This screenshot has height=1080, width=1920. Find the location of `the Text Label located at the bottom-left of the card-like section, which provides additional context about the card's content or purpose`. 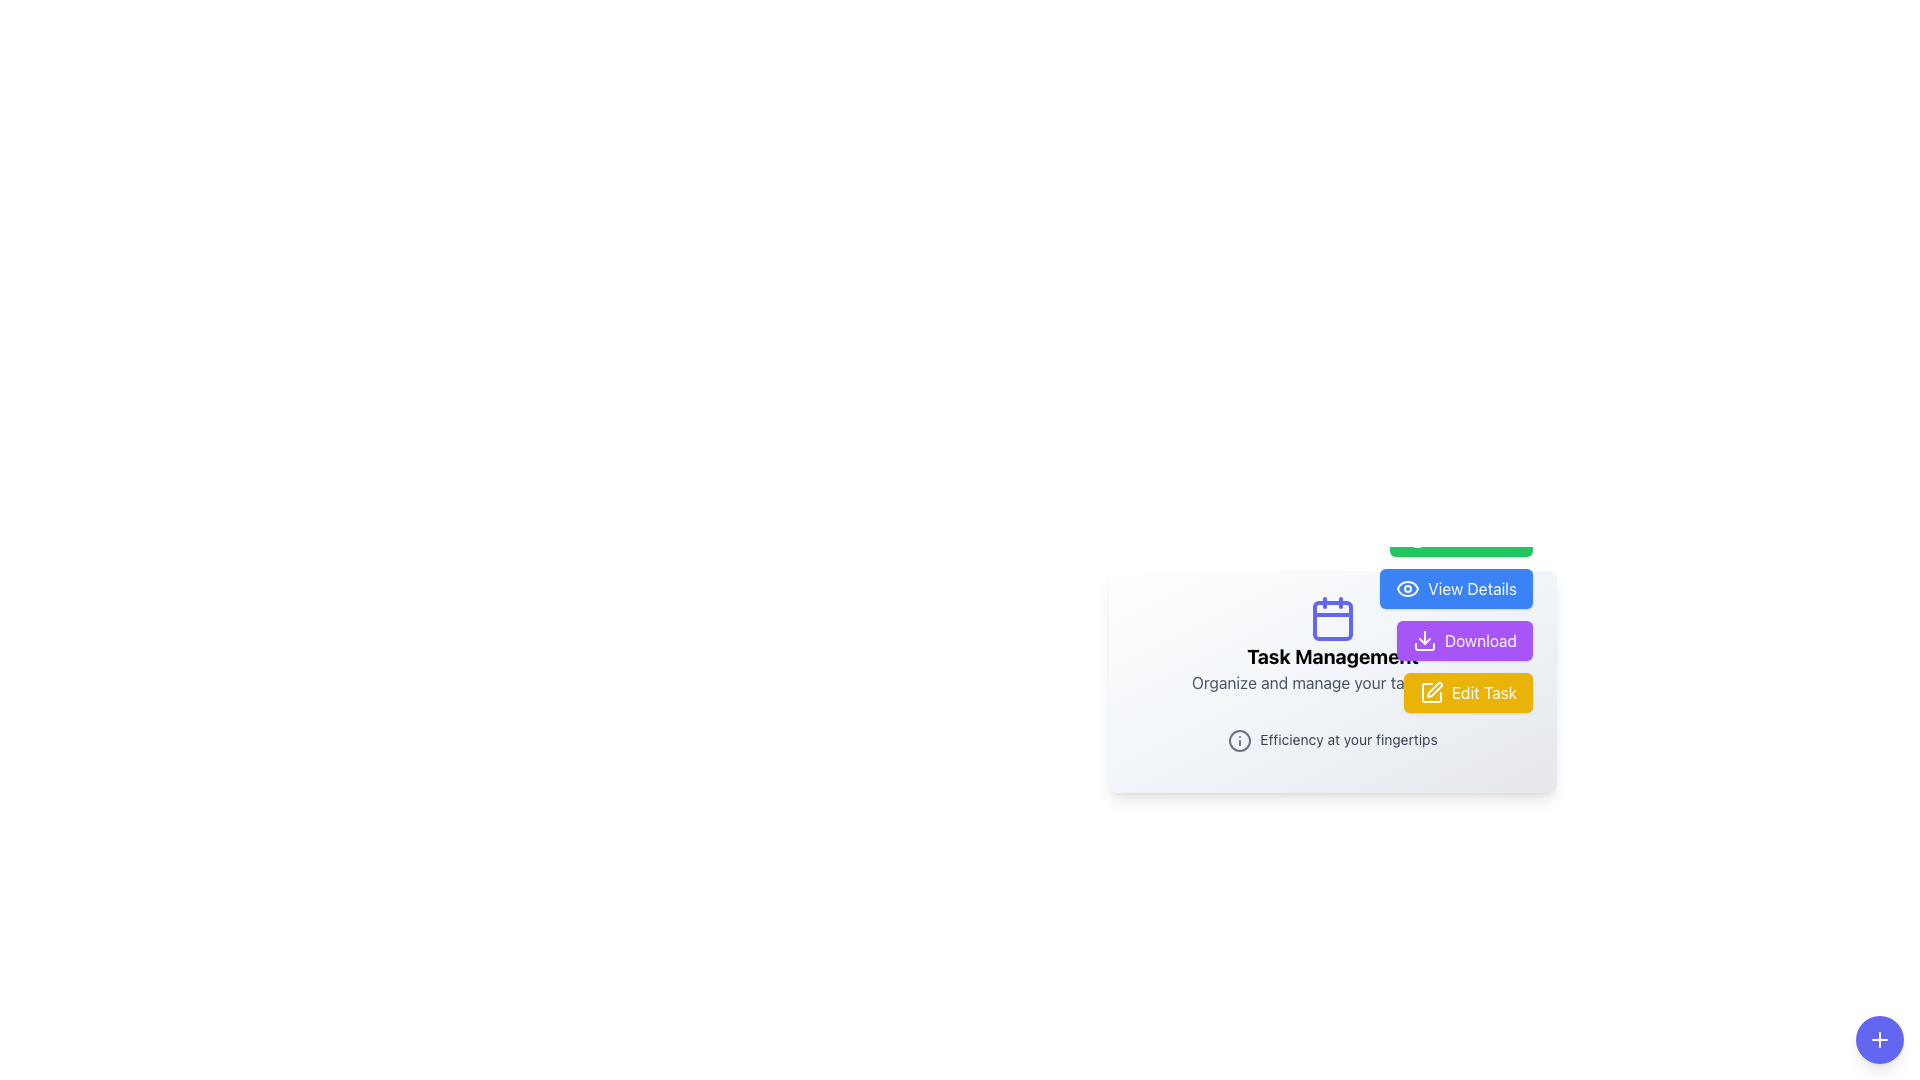

the Text Label located at the bottom-left of the card-like section, which provides additional context about the card's content or purpose is located at coordinates (1348, 740).